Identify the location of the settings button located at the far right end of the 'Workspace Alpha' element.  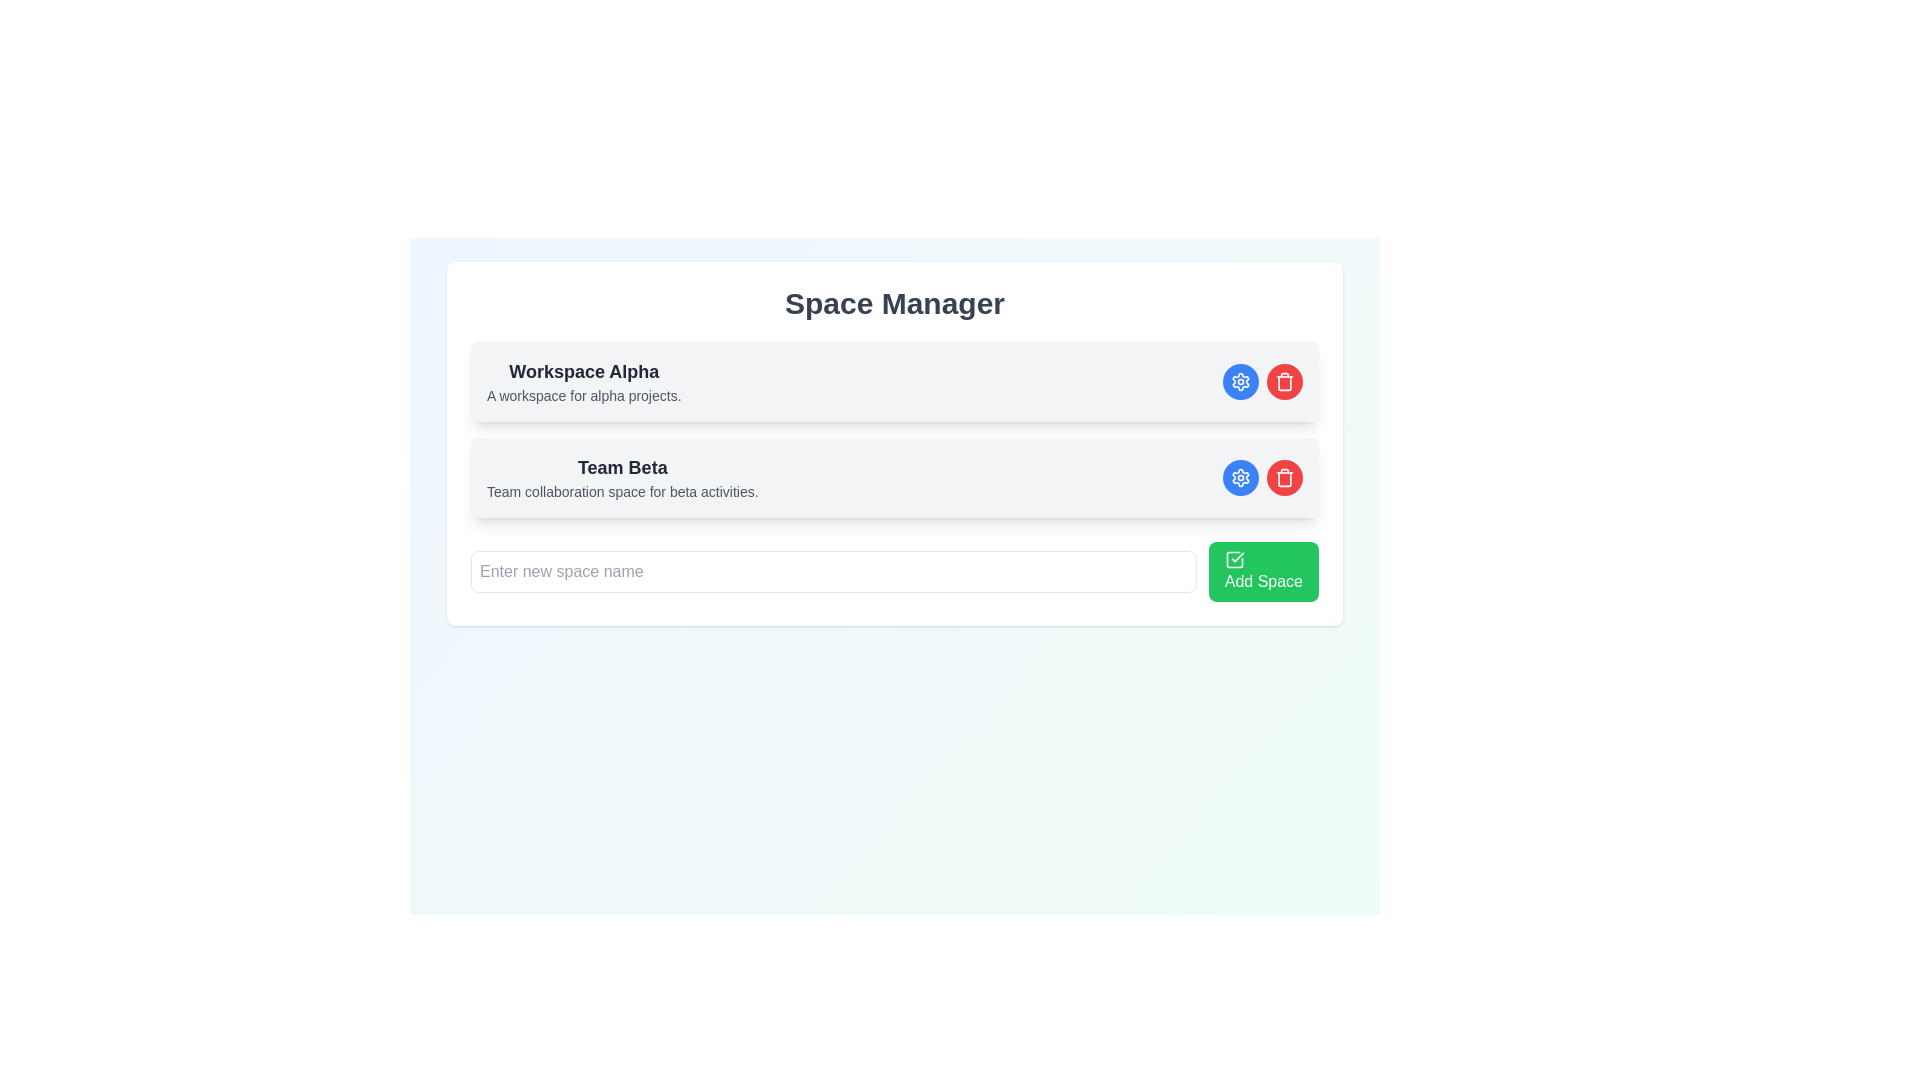
(1240, 381).